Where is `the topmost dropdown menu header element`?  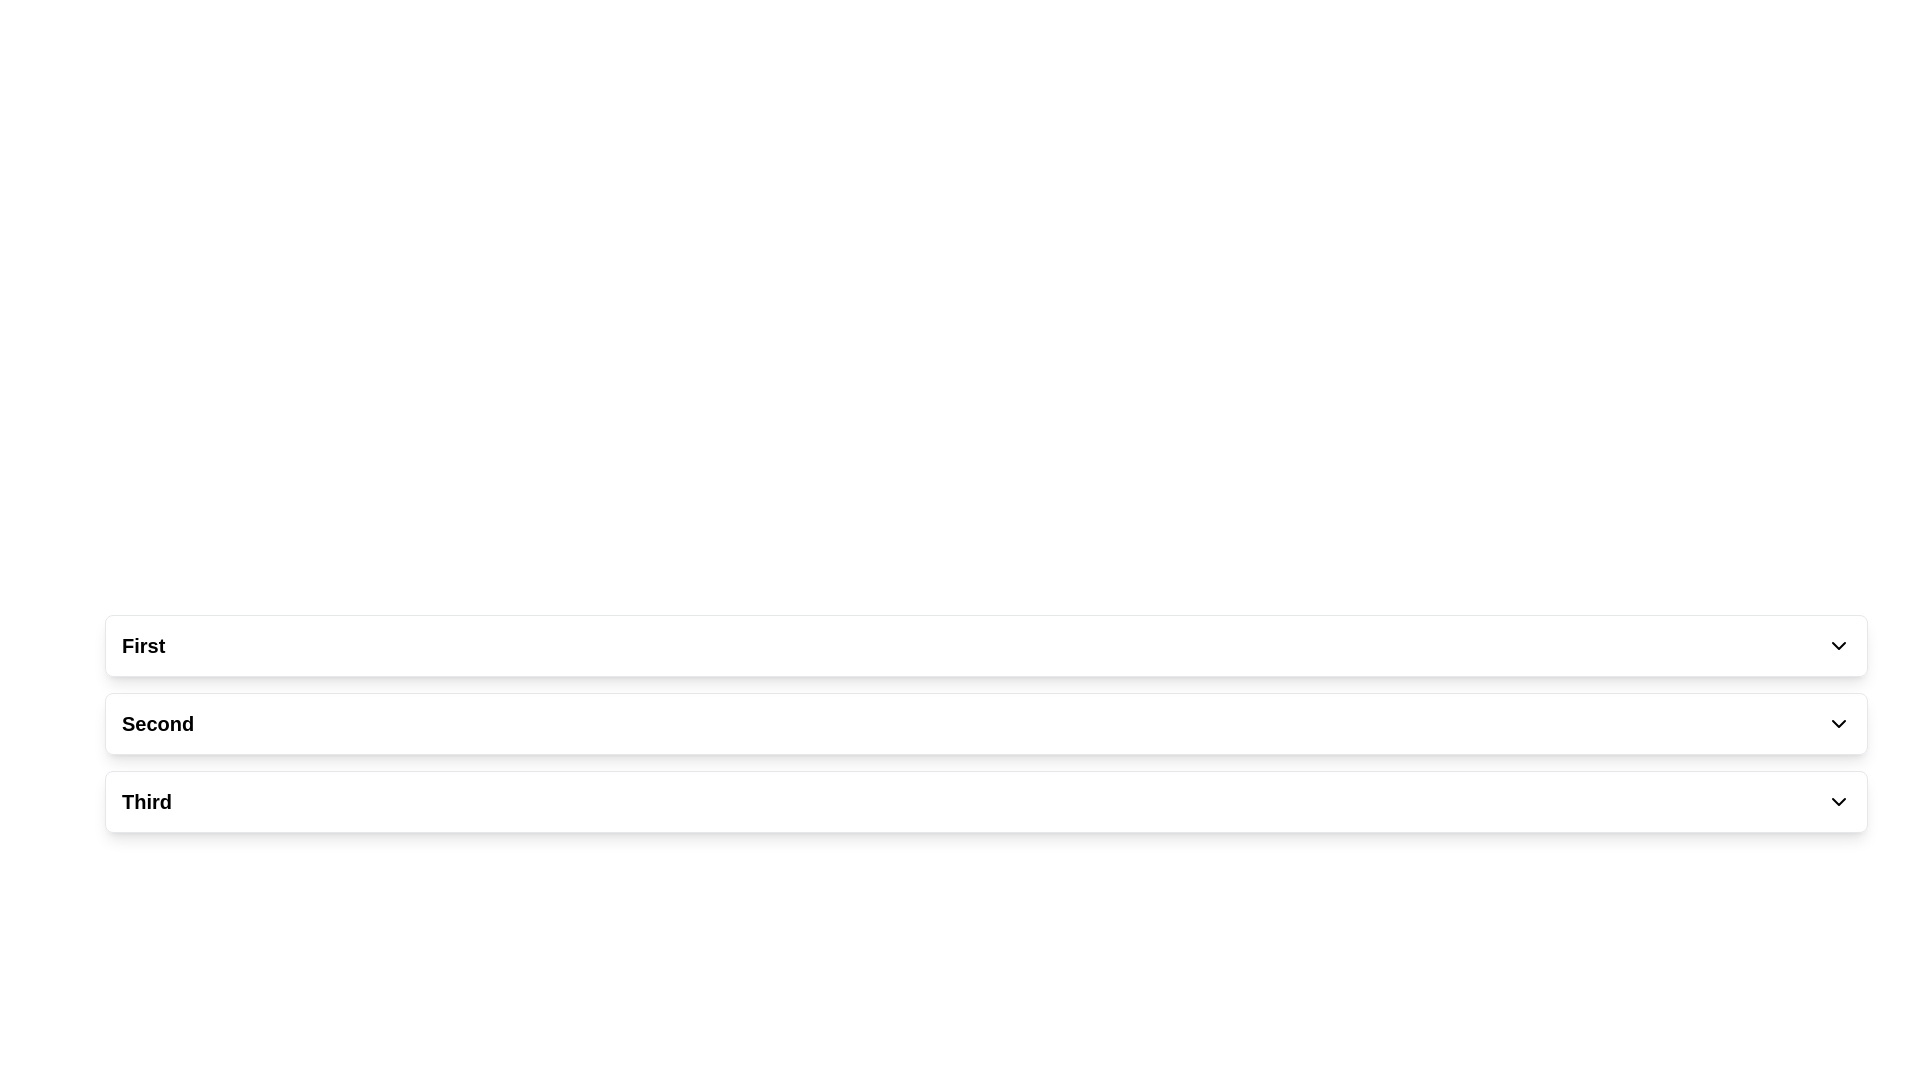 the topmost dropdown menu header element is located at coordinates (986, 645).